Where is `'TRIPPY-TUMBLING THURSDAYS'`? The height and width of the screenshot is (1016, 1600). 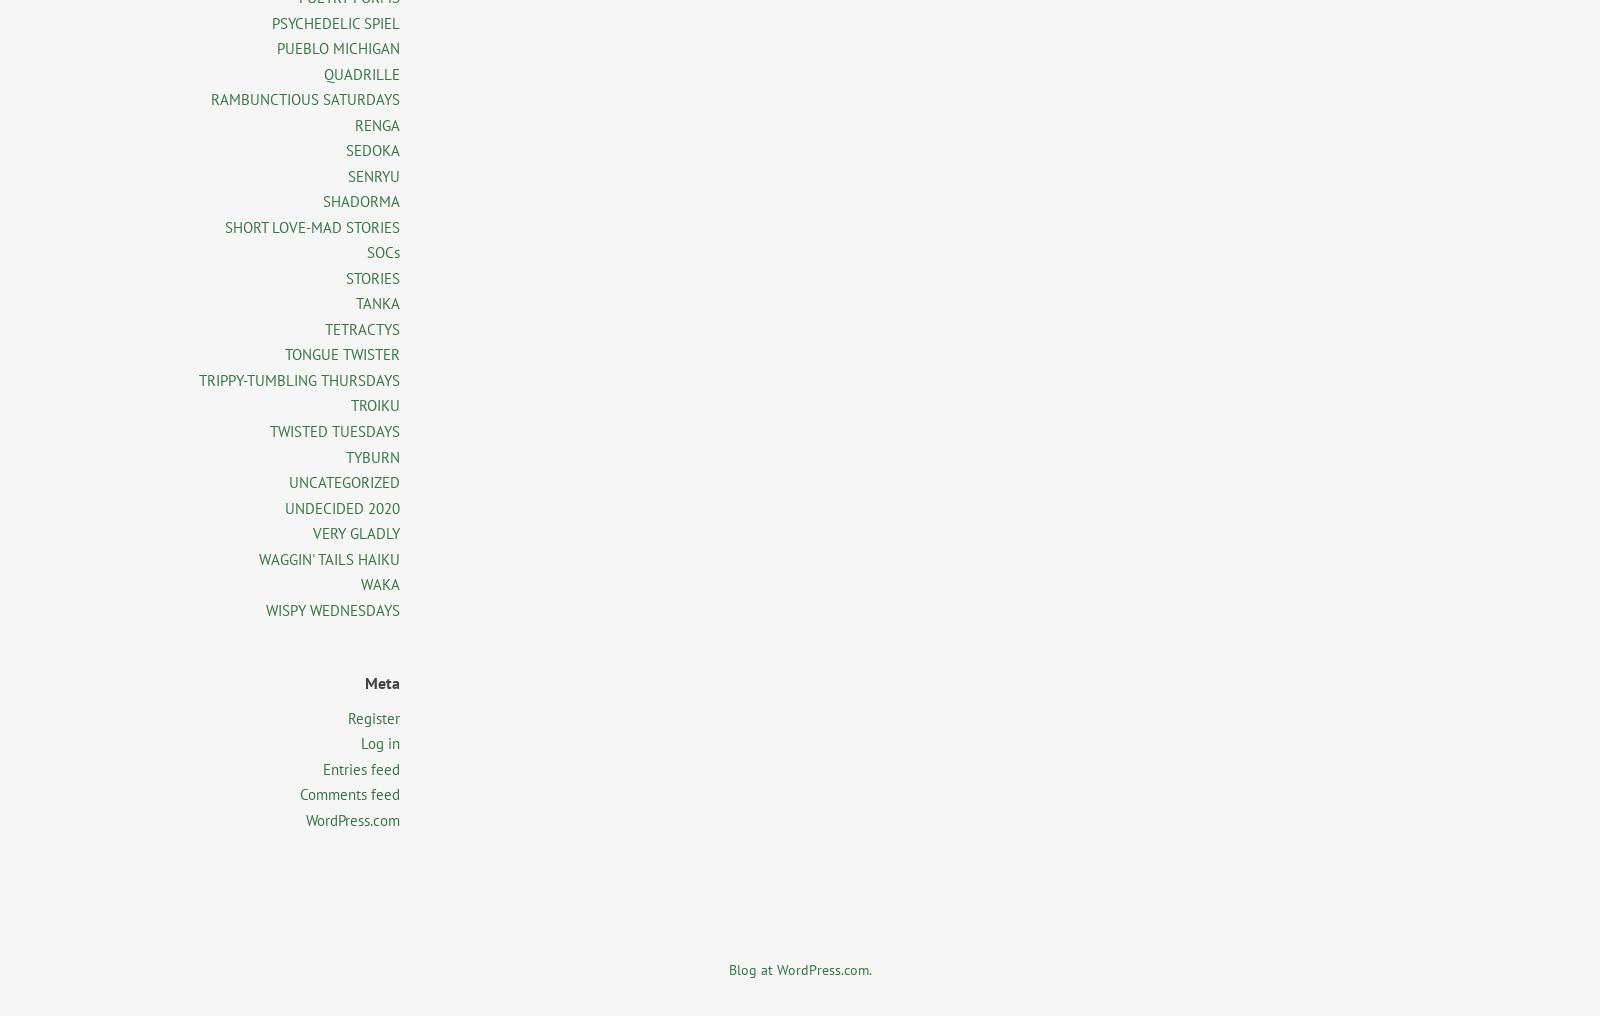 'TRIPPY-TUMBLING THURSDAYS' is located at coordinates (299, 379).